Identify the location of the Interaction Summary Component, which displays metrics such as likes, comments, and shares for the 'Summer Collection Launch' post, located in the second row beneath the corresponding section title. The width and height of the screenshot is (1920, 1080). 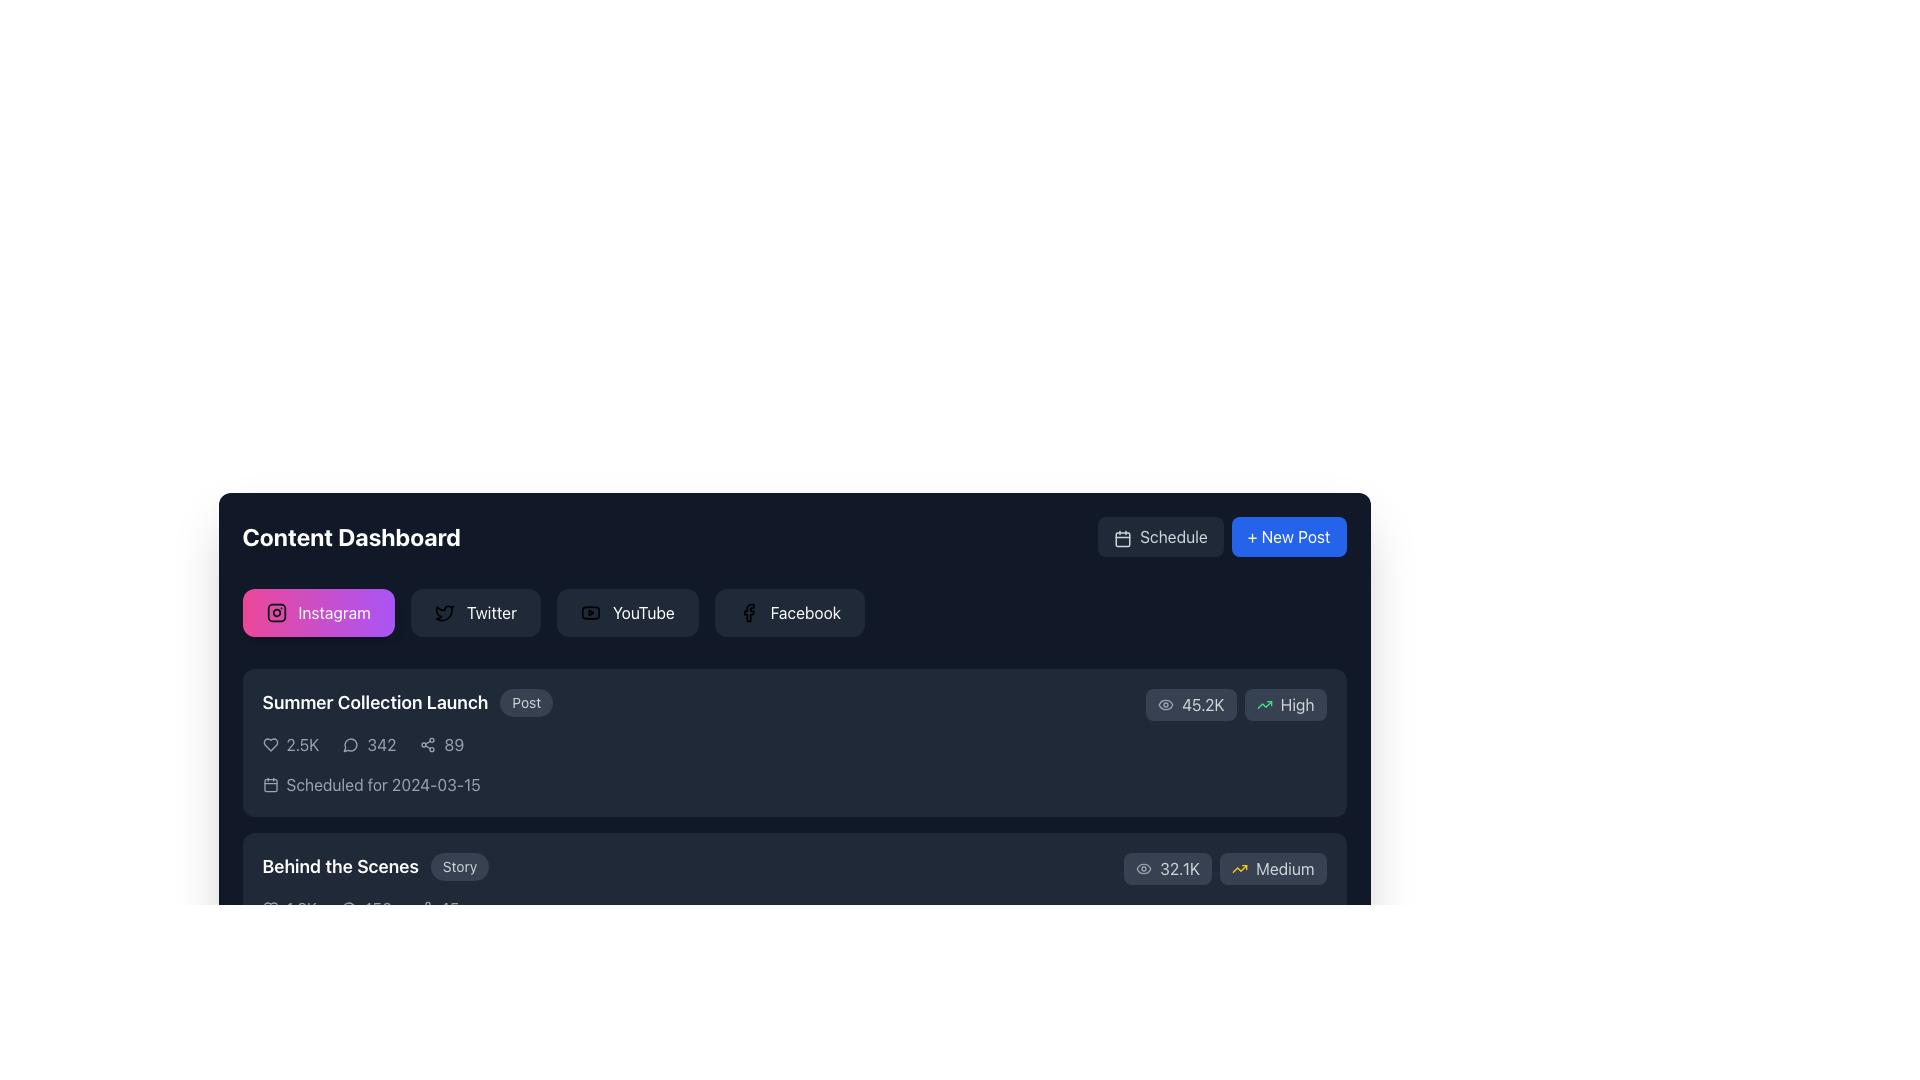
(704, 744).